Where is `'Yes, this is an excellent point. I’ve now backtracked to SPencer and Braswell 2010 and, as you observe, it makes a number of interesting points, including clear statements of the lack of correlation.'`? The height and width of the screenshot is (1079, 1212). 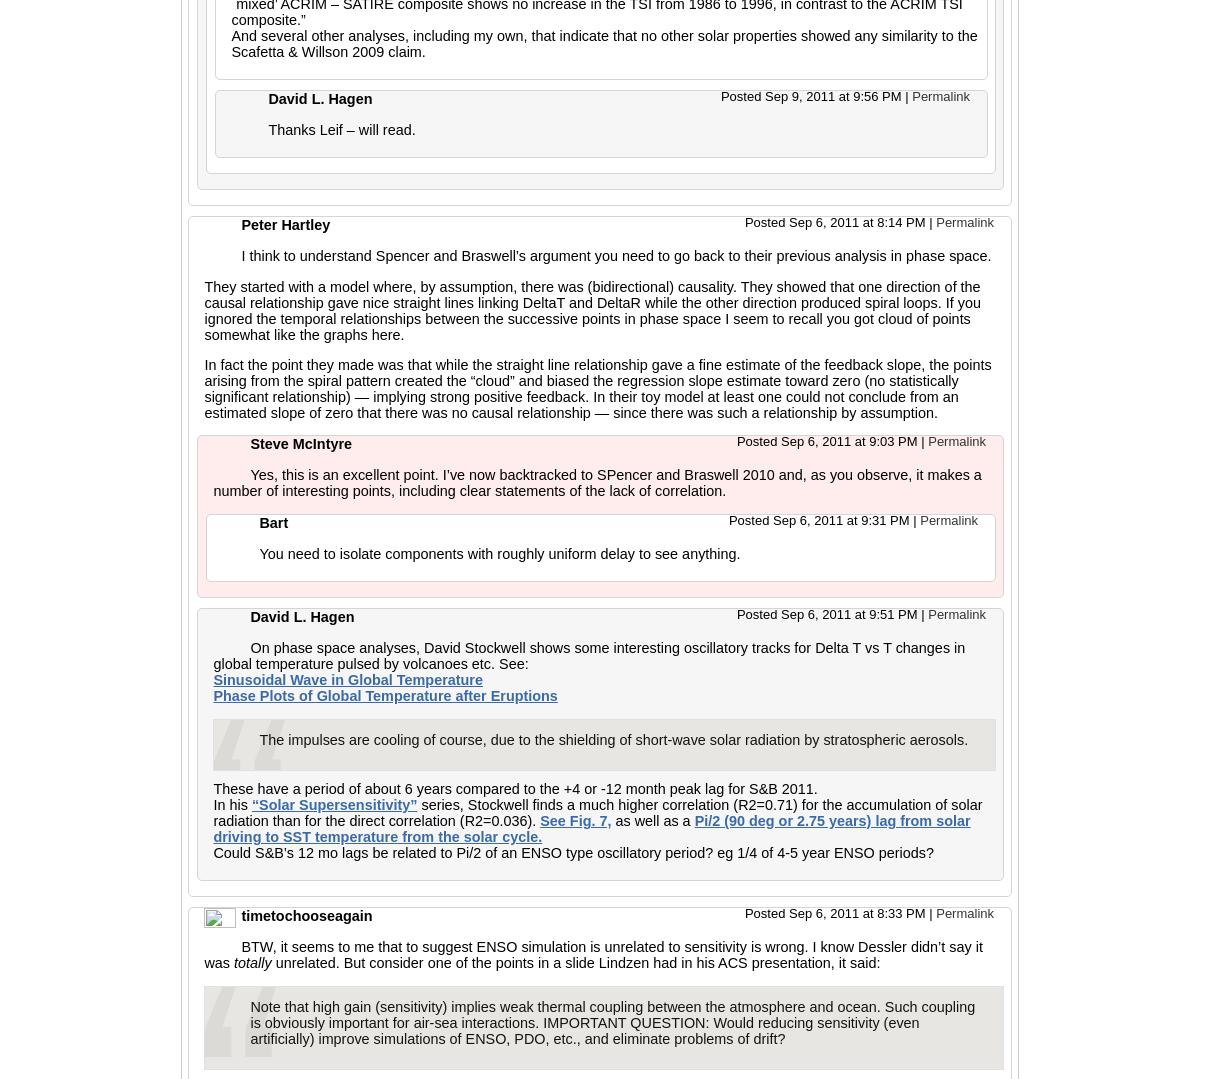
'Yes, this is an excellent point. I’ve now backtracked to SPencer and Braswell 2010 and, as you observe, it makes a number of interesting points, including clear statements of the lack of correlation.' is located at coordinates (597, 481).